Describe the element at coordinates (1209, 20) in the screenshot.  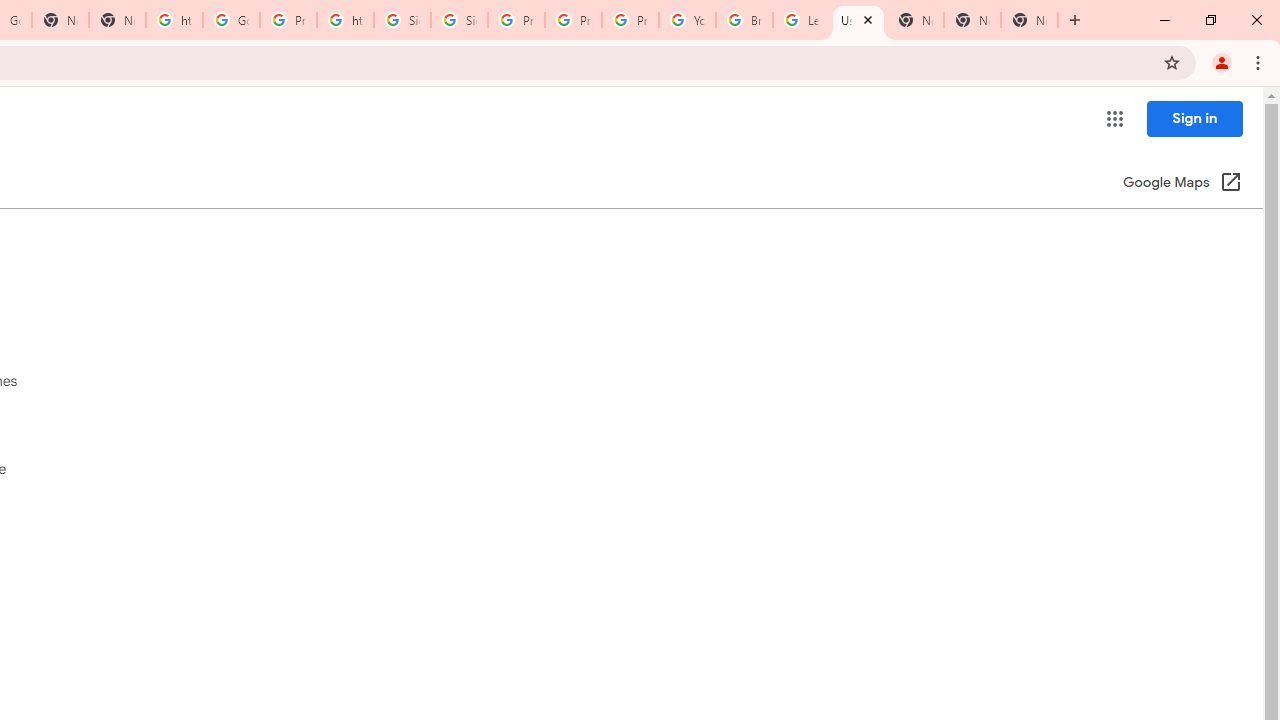
I see `'Restore'` at that location.